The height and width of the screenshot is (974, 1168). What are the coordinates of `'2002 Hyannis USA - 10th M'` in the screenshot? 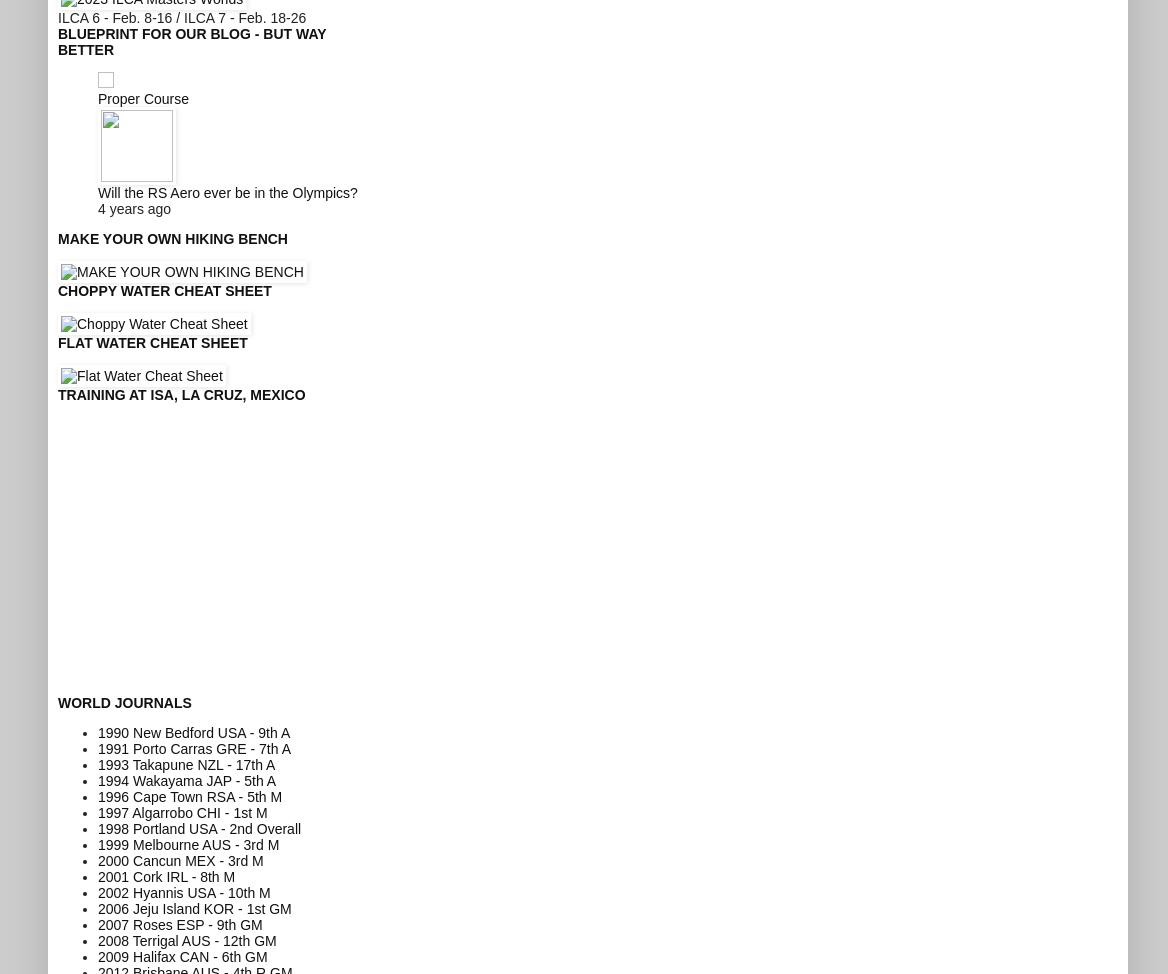 It's located at (183, 891).